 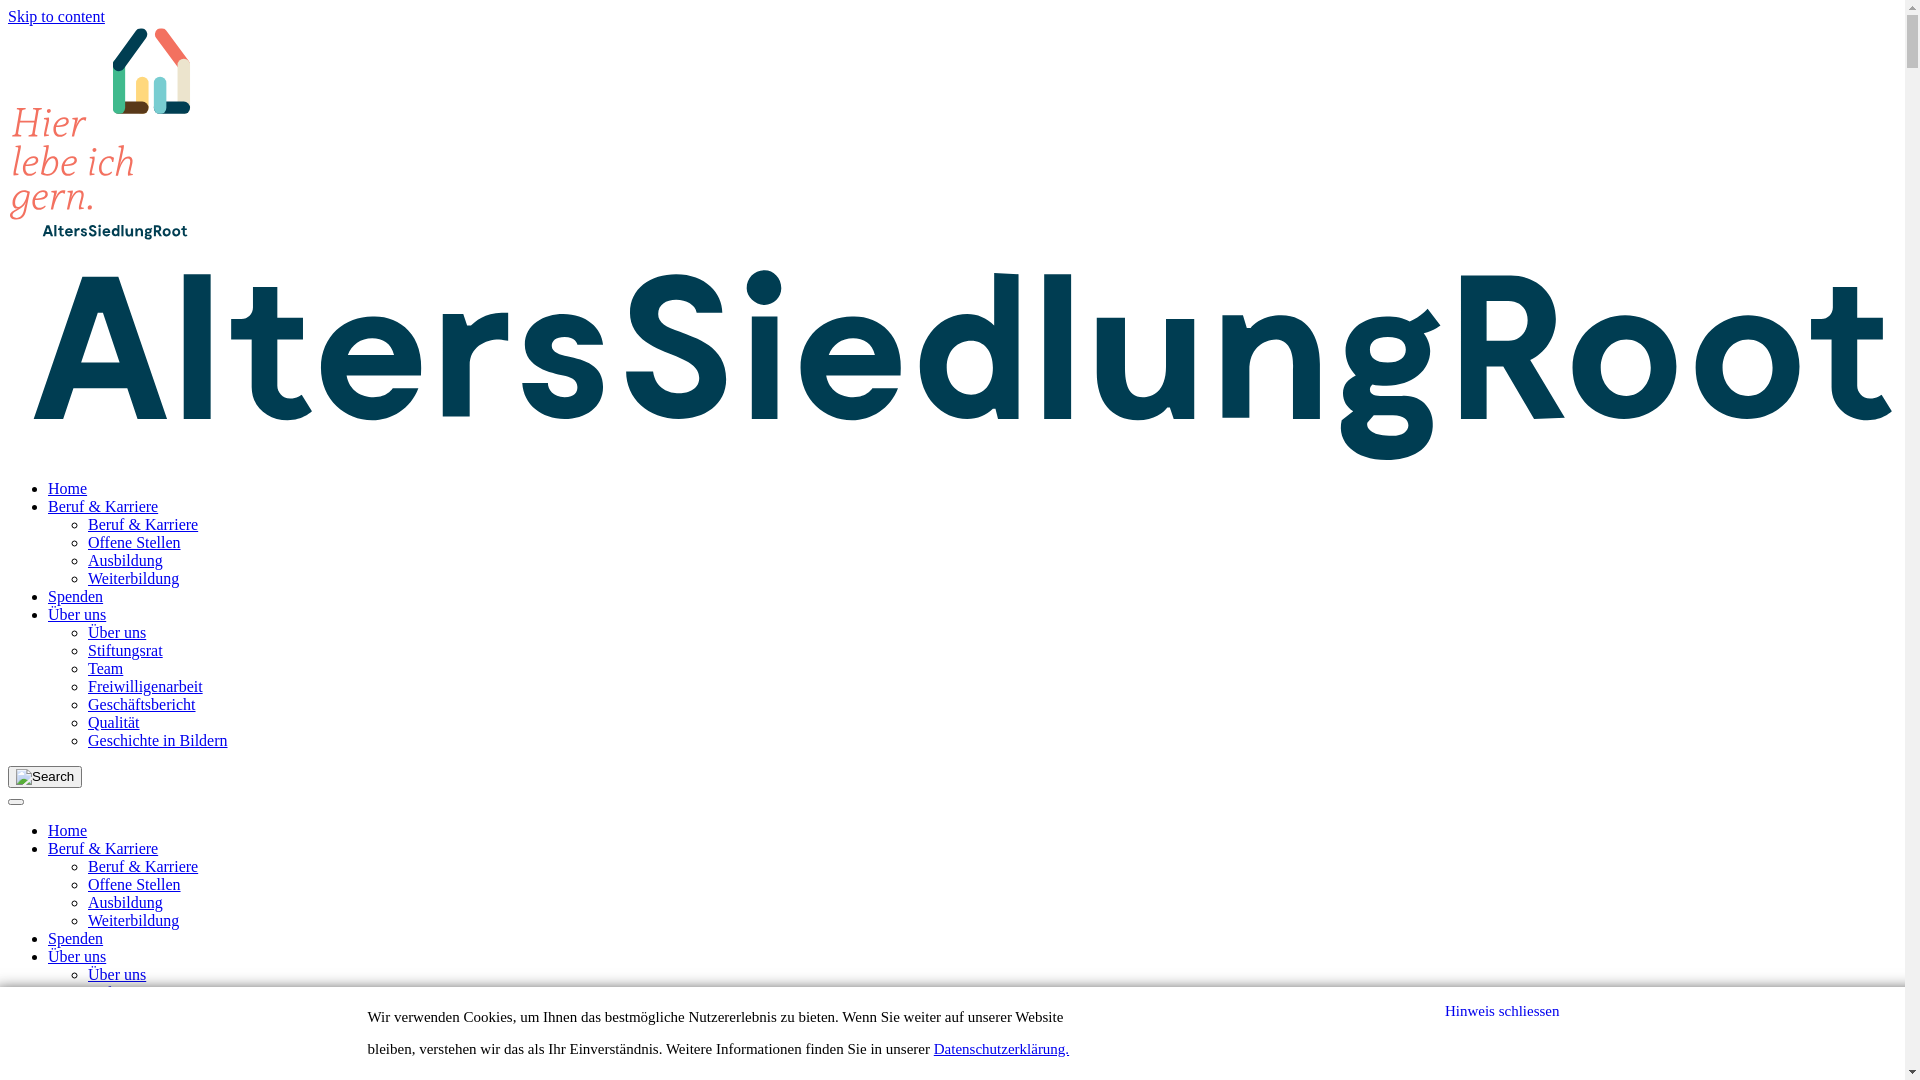 What do you see at coordinates (101, 848) in the screenshot?
I see `'Beruf & Karriere'` at bounding box center [101, 848].